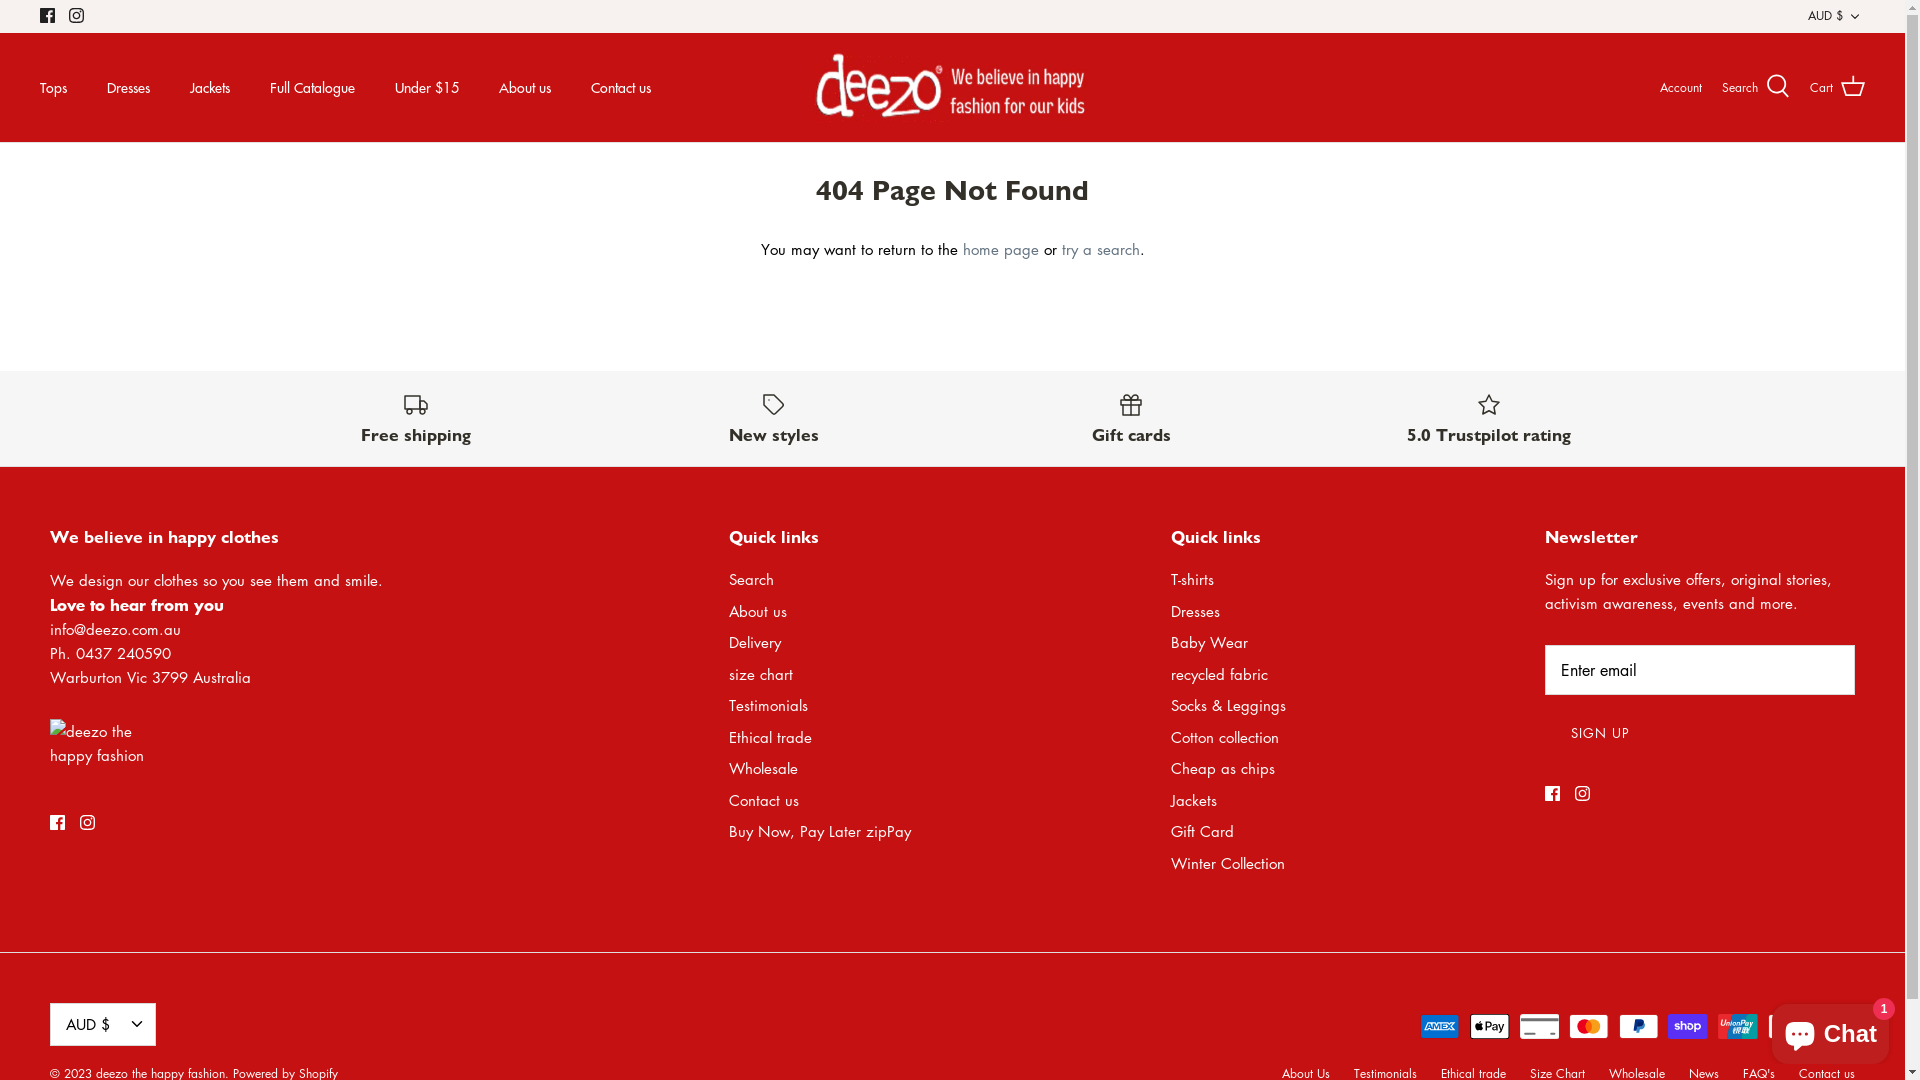 Image resolution: width=1920 pixels, height=1080 pixels. I want to click on 'home page', so click(999, 248).